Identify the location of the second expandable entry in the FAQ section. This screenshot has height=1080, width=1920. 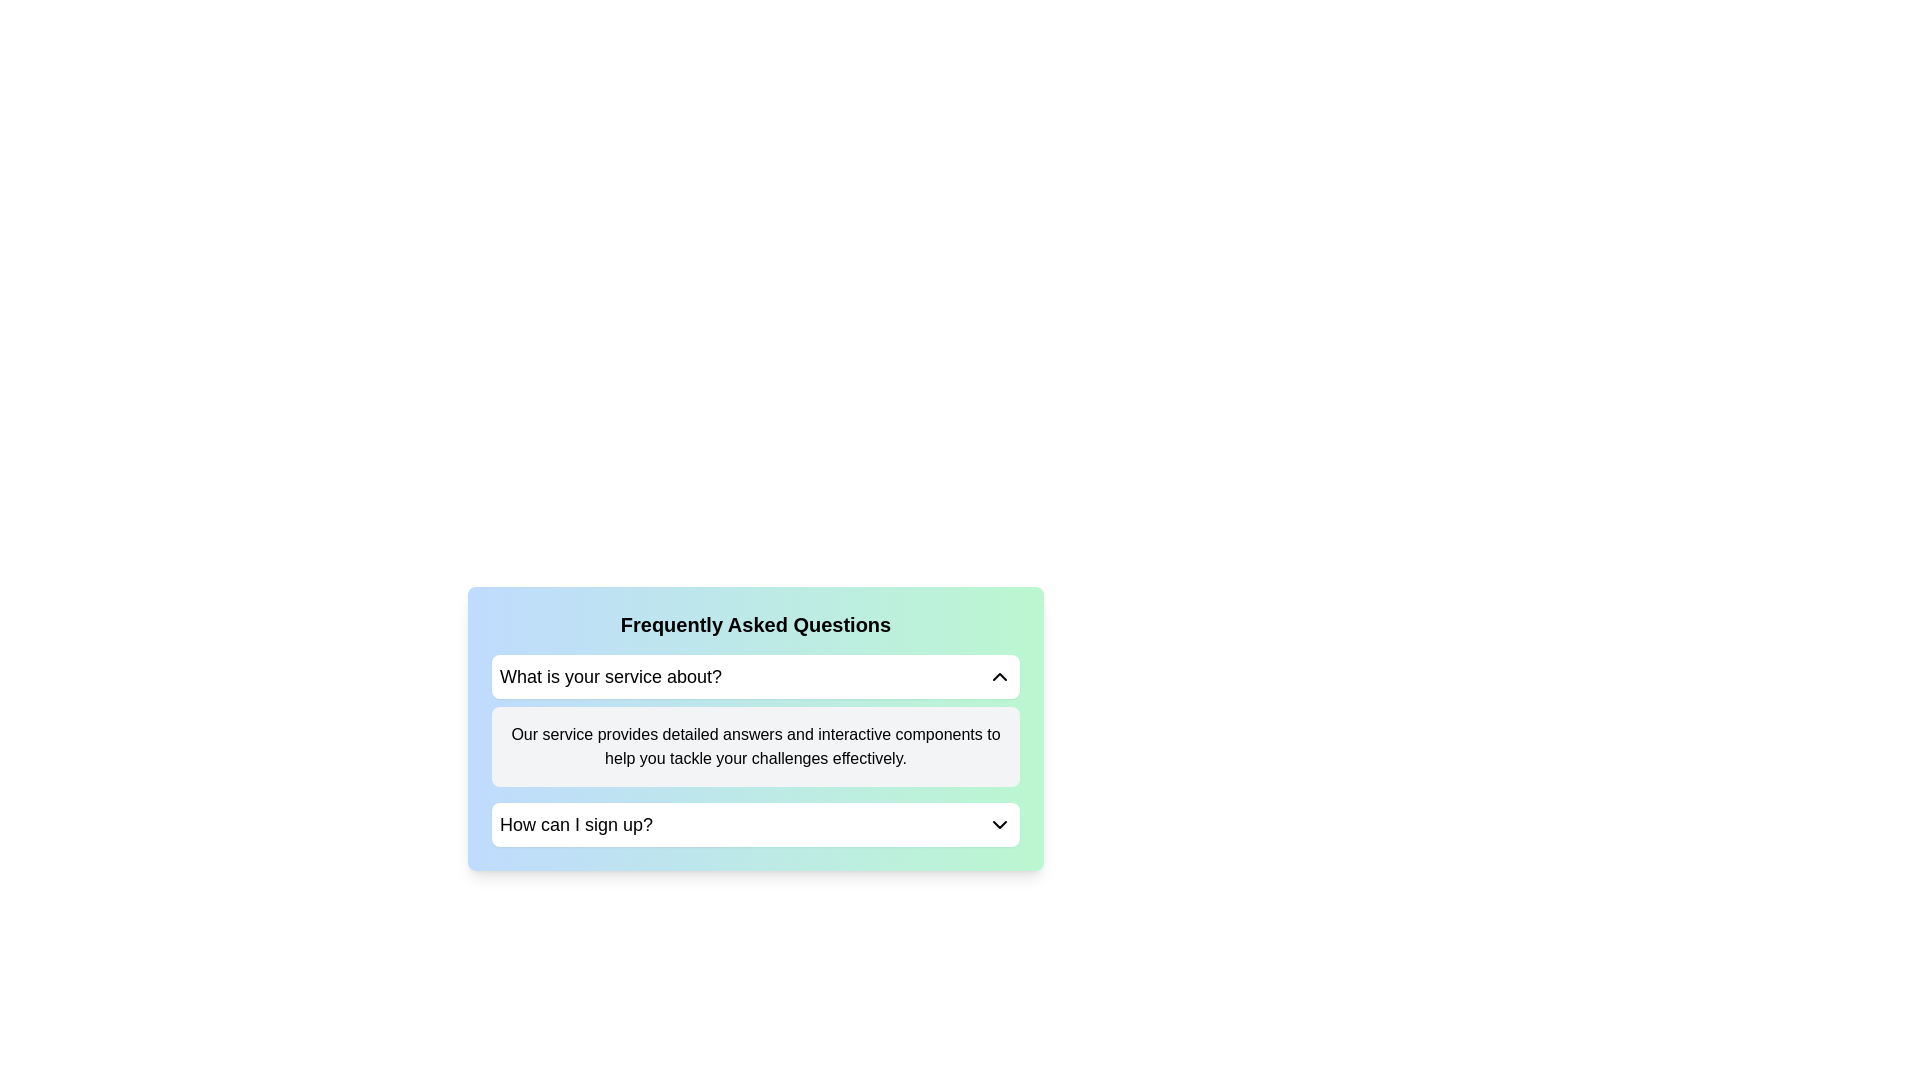
(754, 825).